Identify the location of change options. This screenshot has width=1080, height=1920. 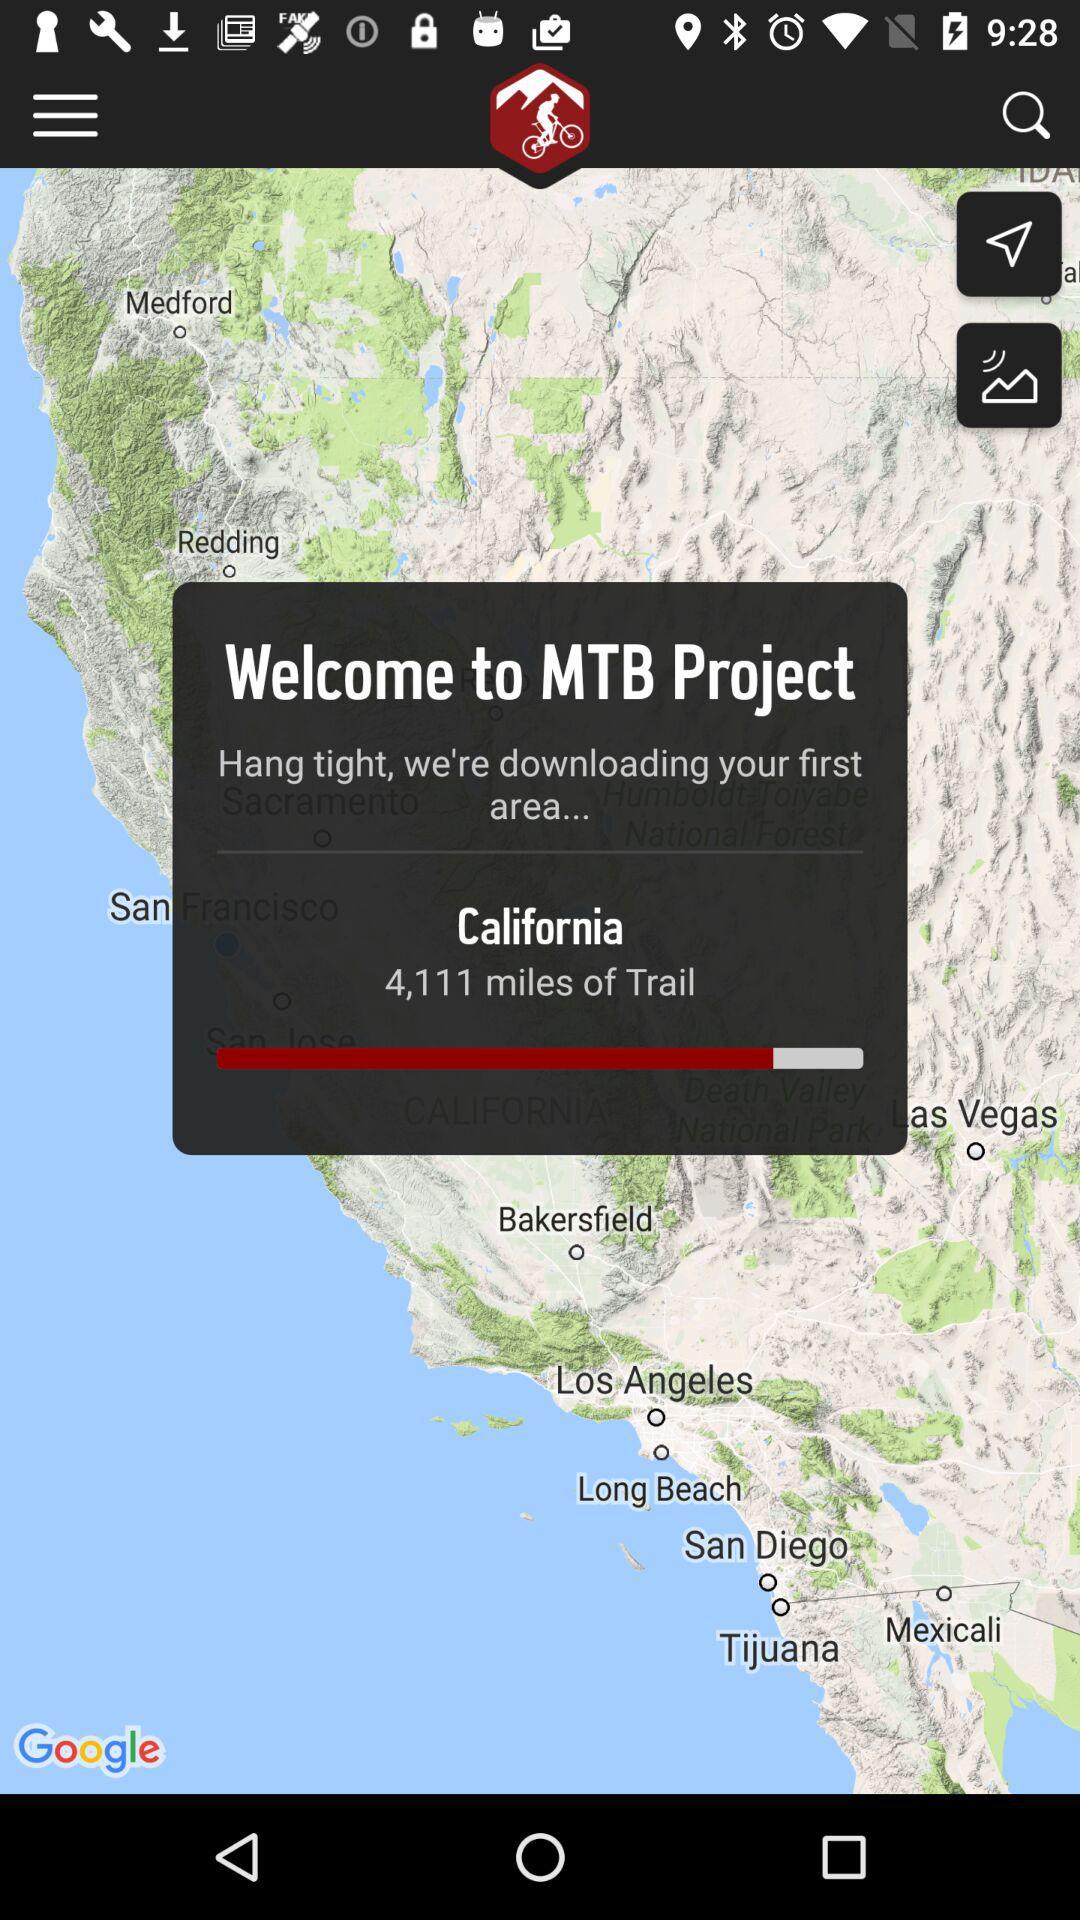
(64, 114).